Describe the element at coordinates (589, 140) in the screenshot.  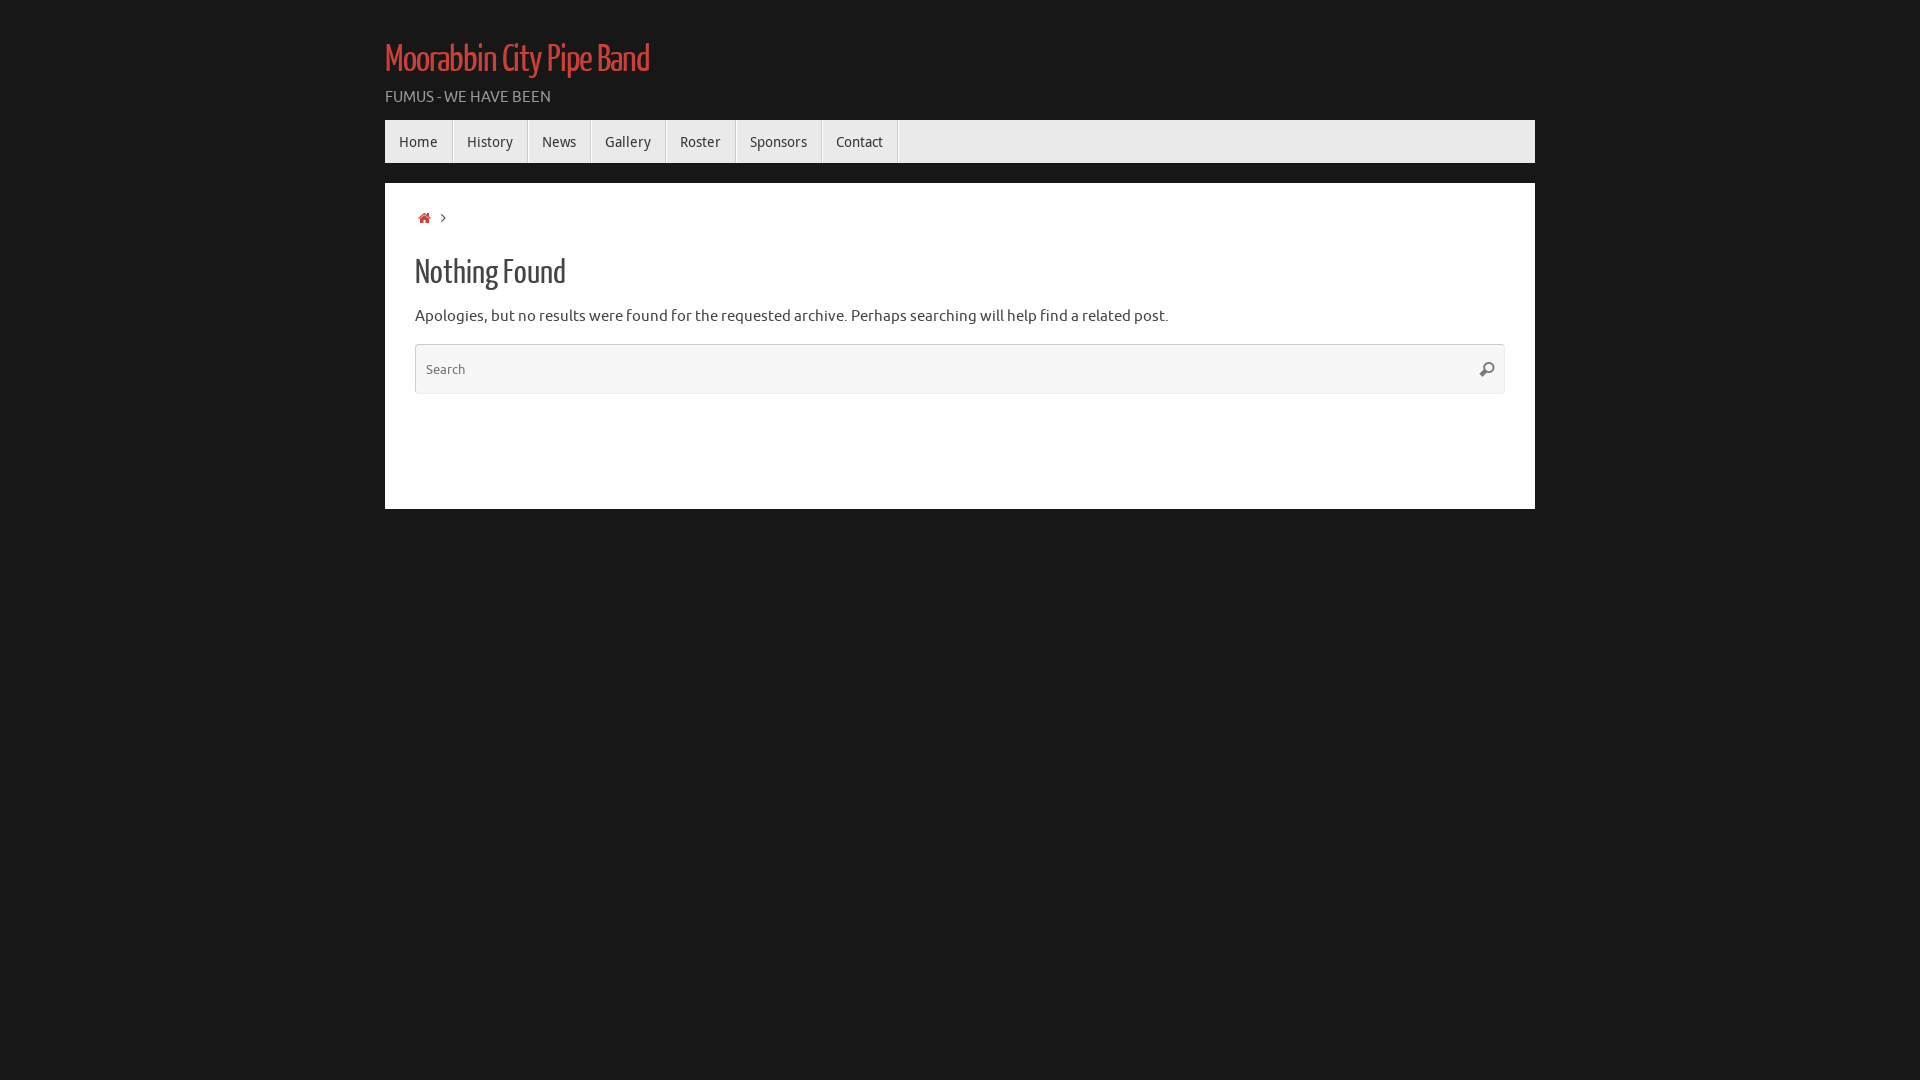
I see `'Gallery'` at that location.